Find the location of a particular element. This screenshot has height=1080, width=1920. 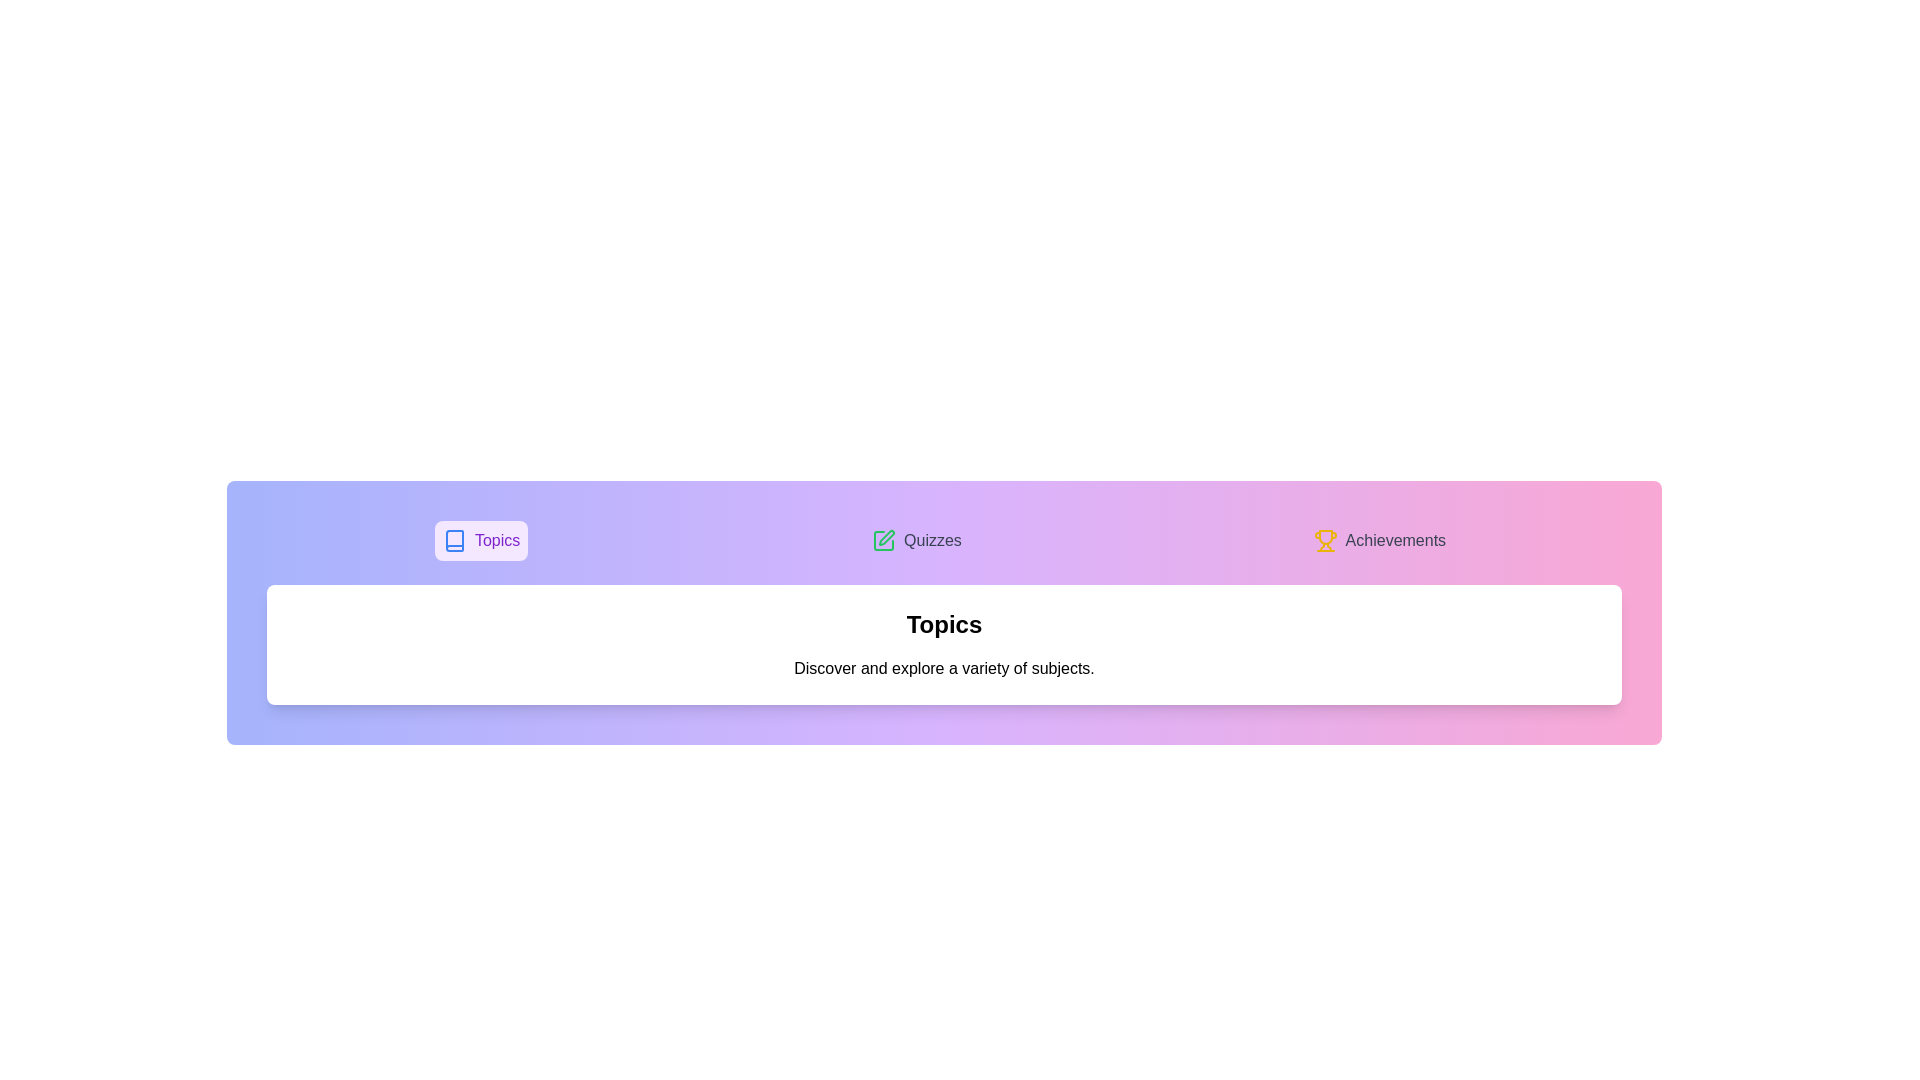

the Achievements tab to switch the active content view is located at coordinates (1378, 540).